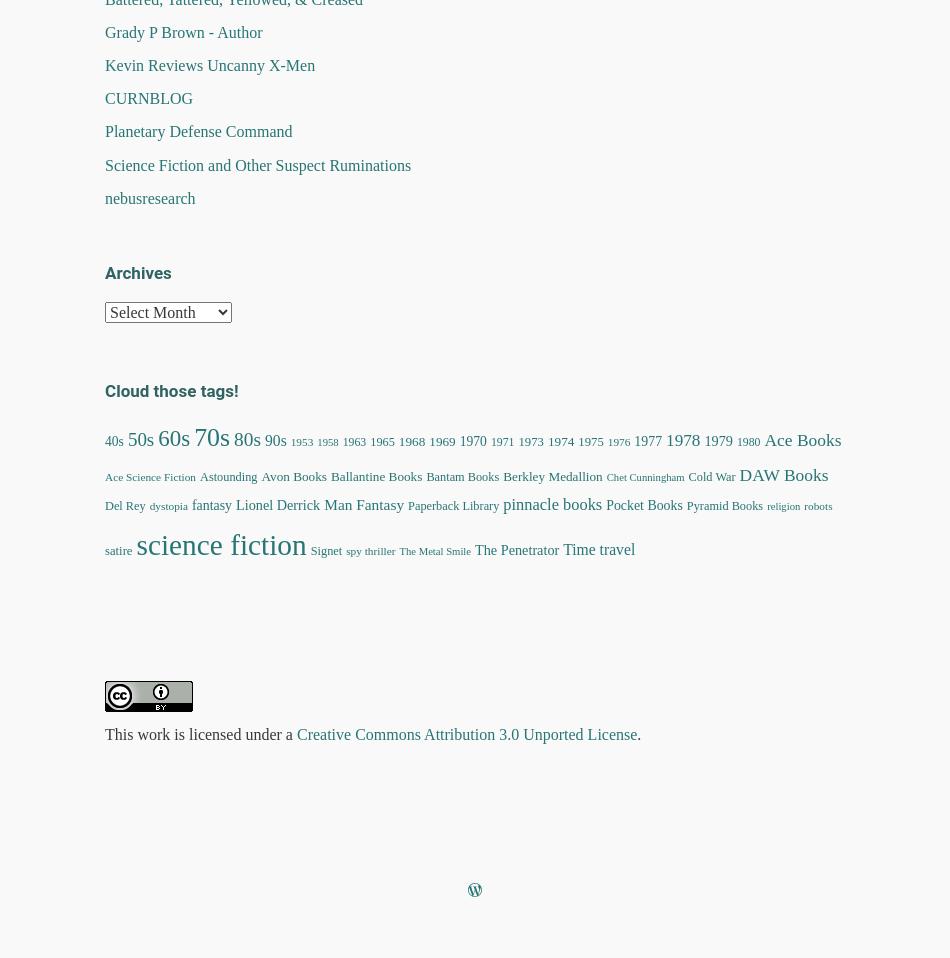 The image size is (950, 958). I want to click on 'Man Fantasy', so click(363, 502).